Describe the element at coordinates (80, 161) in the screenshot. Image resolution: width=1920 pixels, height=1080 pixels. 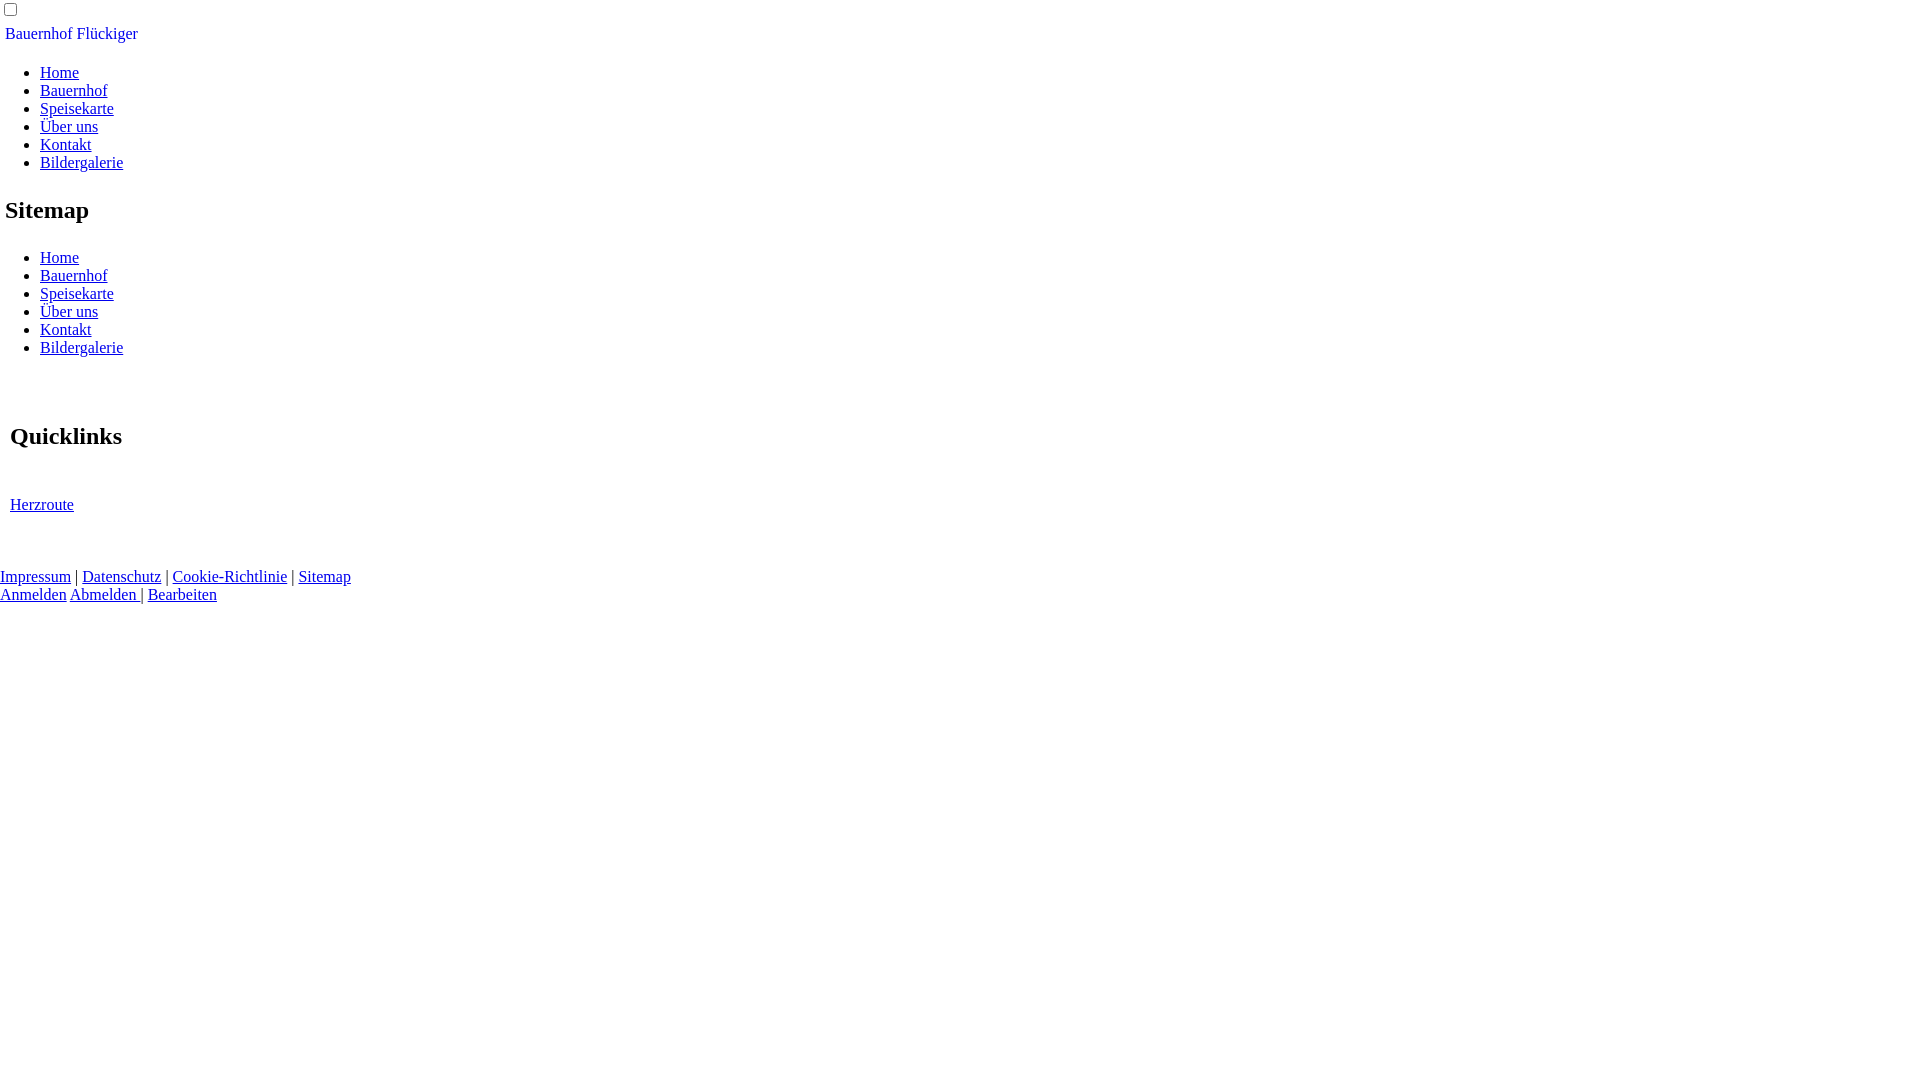
I see `'Bildergalerie'` at that location.